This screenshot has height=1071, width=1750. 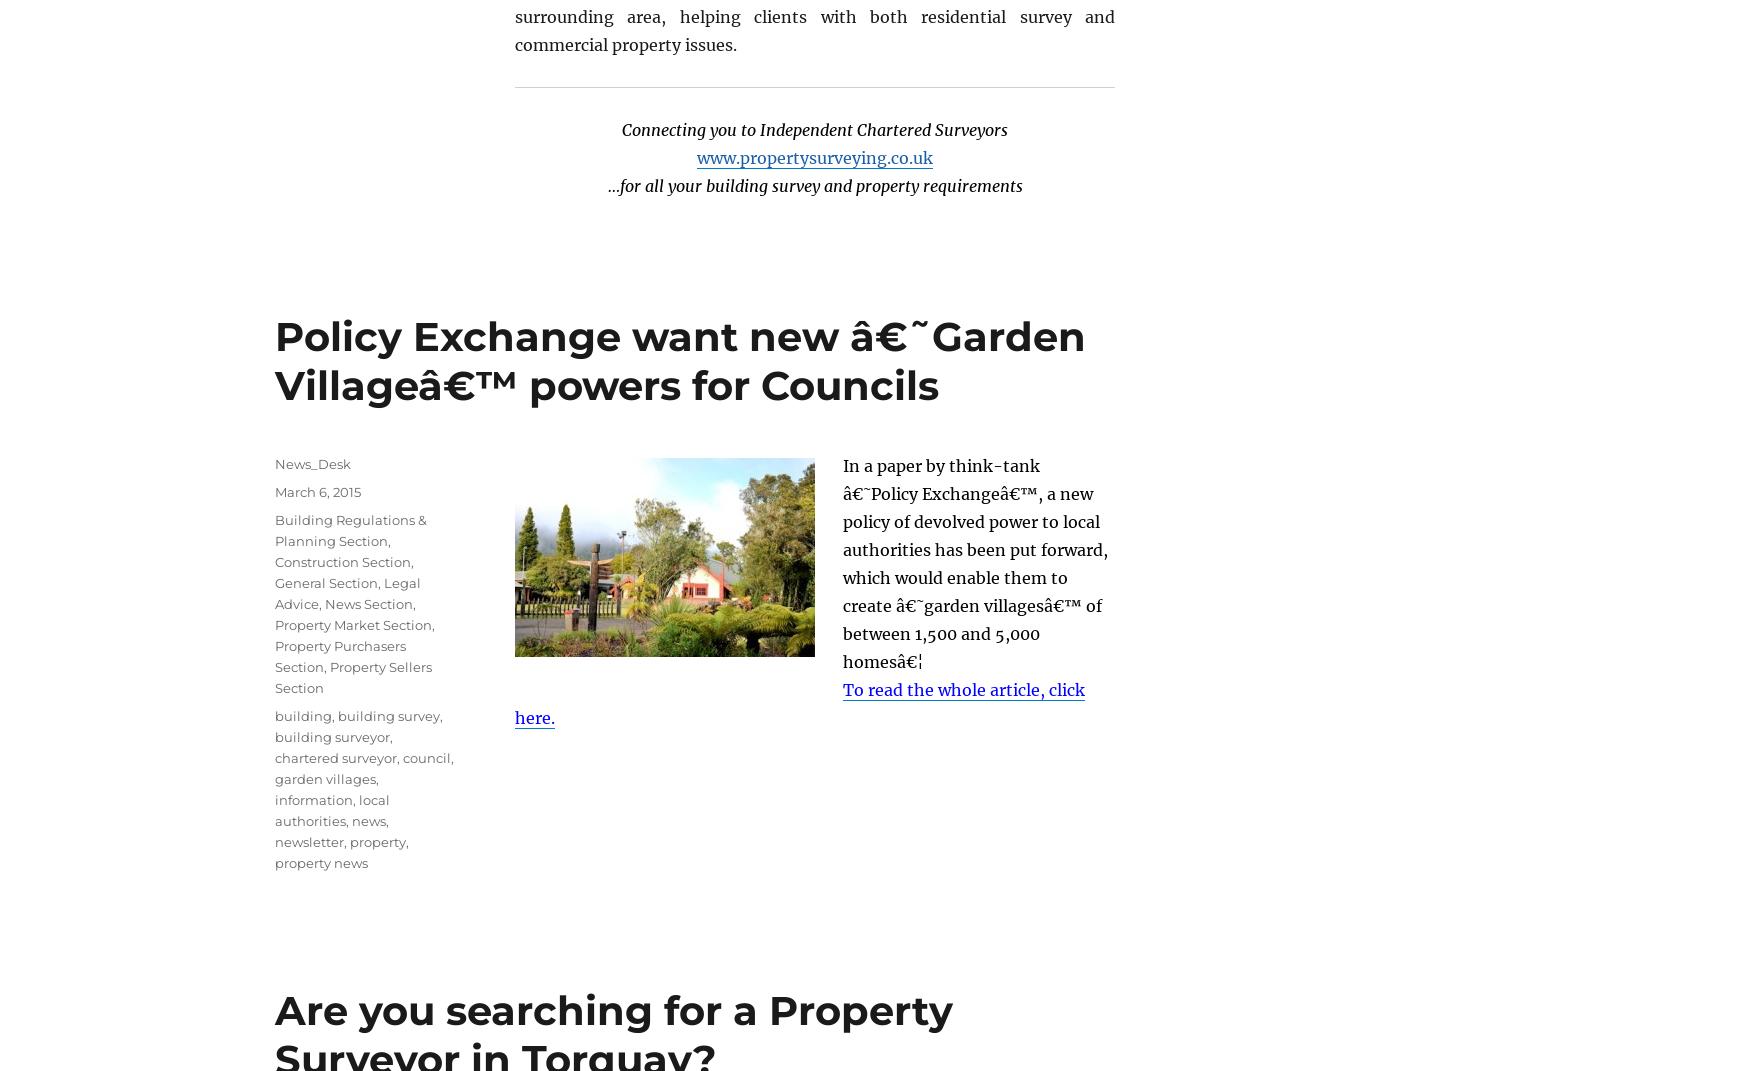 What do you see at coordinates (343, 560) in the screenshot?
I see `'Construction Section'` at bounding box center [343, 560].